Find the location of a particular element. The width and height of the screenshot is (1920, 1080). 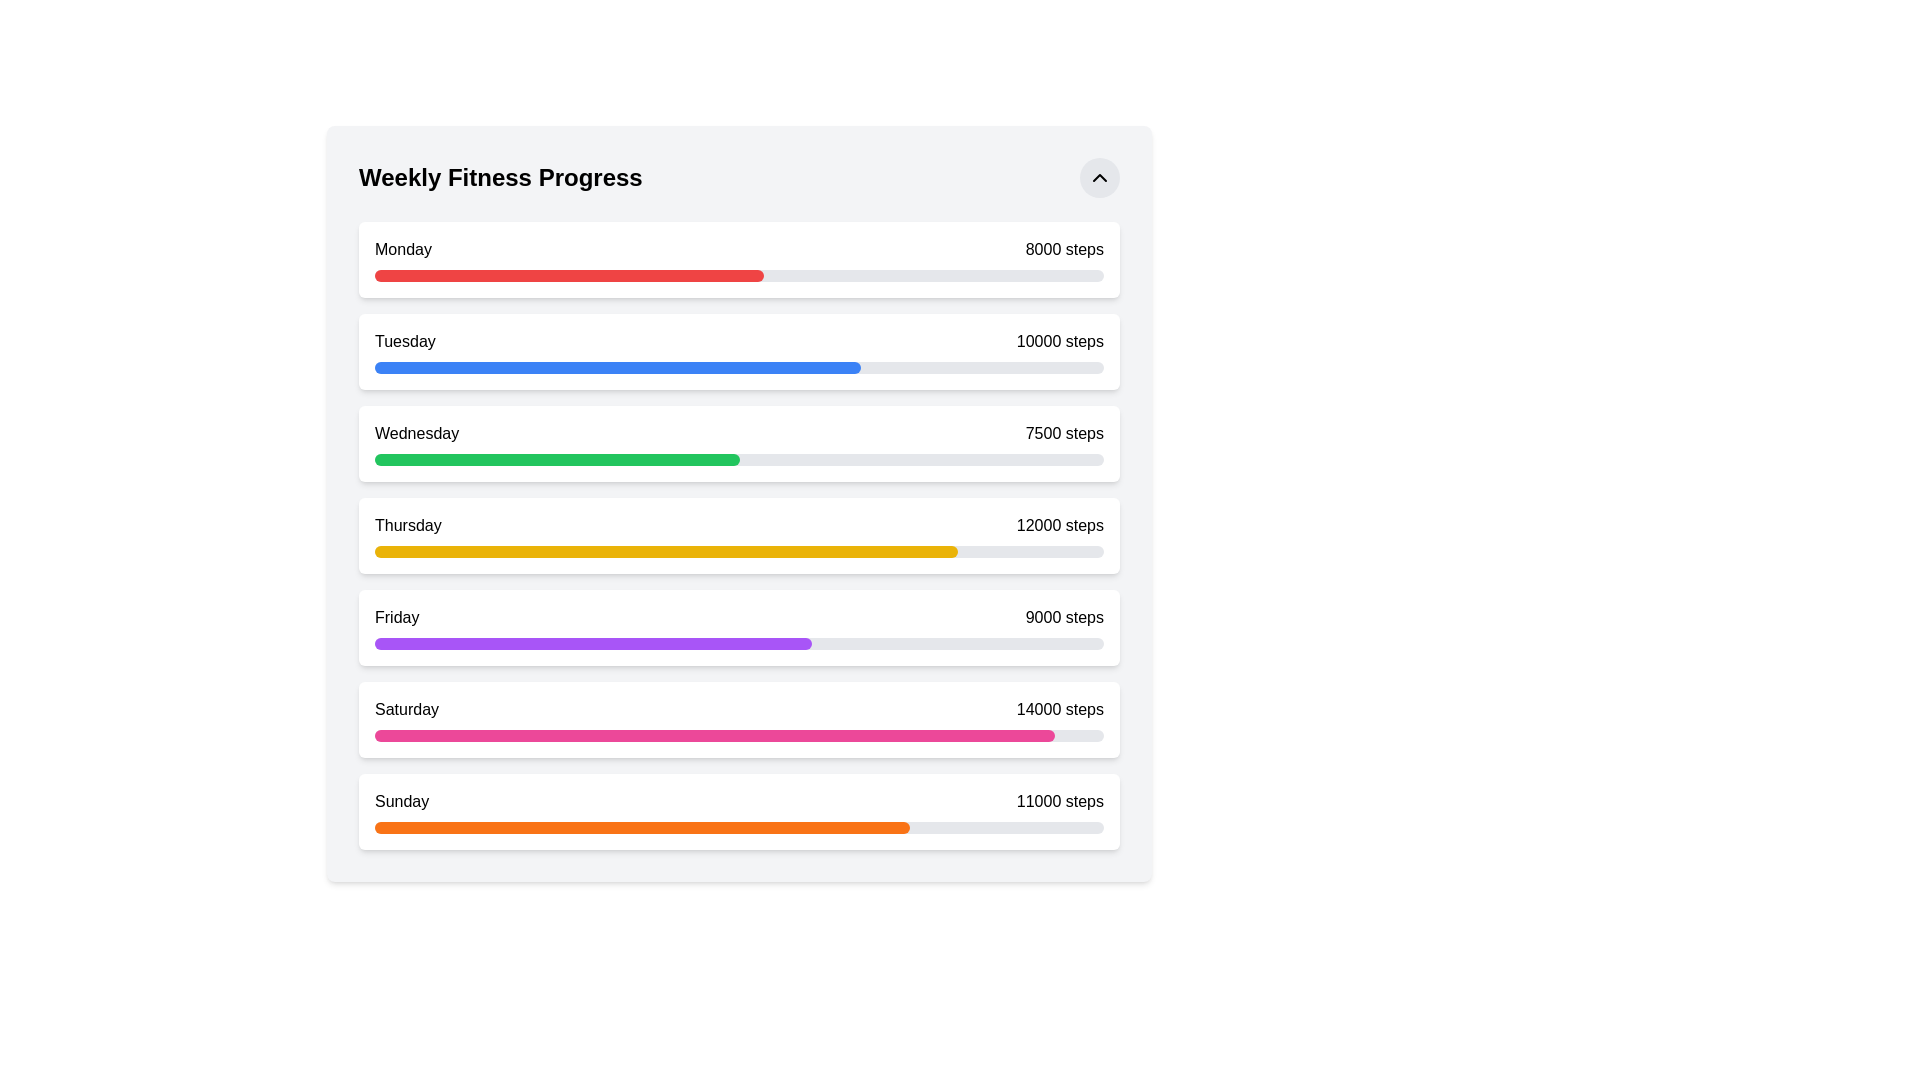

the Progress bar representing Tuesday's step count goal, located to the left of the '10000 steps' label for indirect interaction is located at coordinates (738, 367).